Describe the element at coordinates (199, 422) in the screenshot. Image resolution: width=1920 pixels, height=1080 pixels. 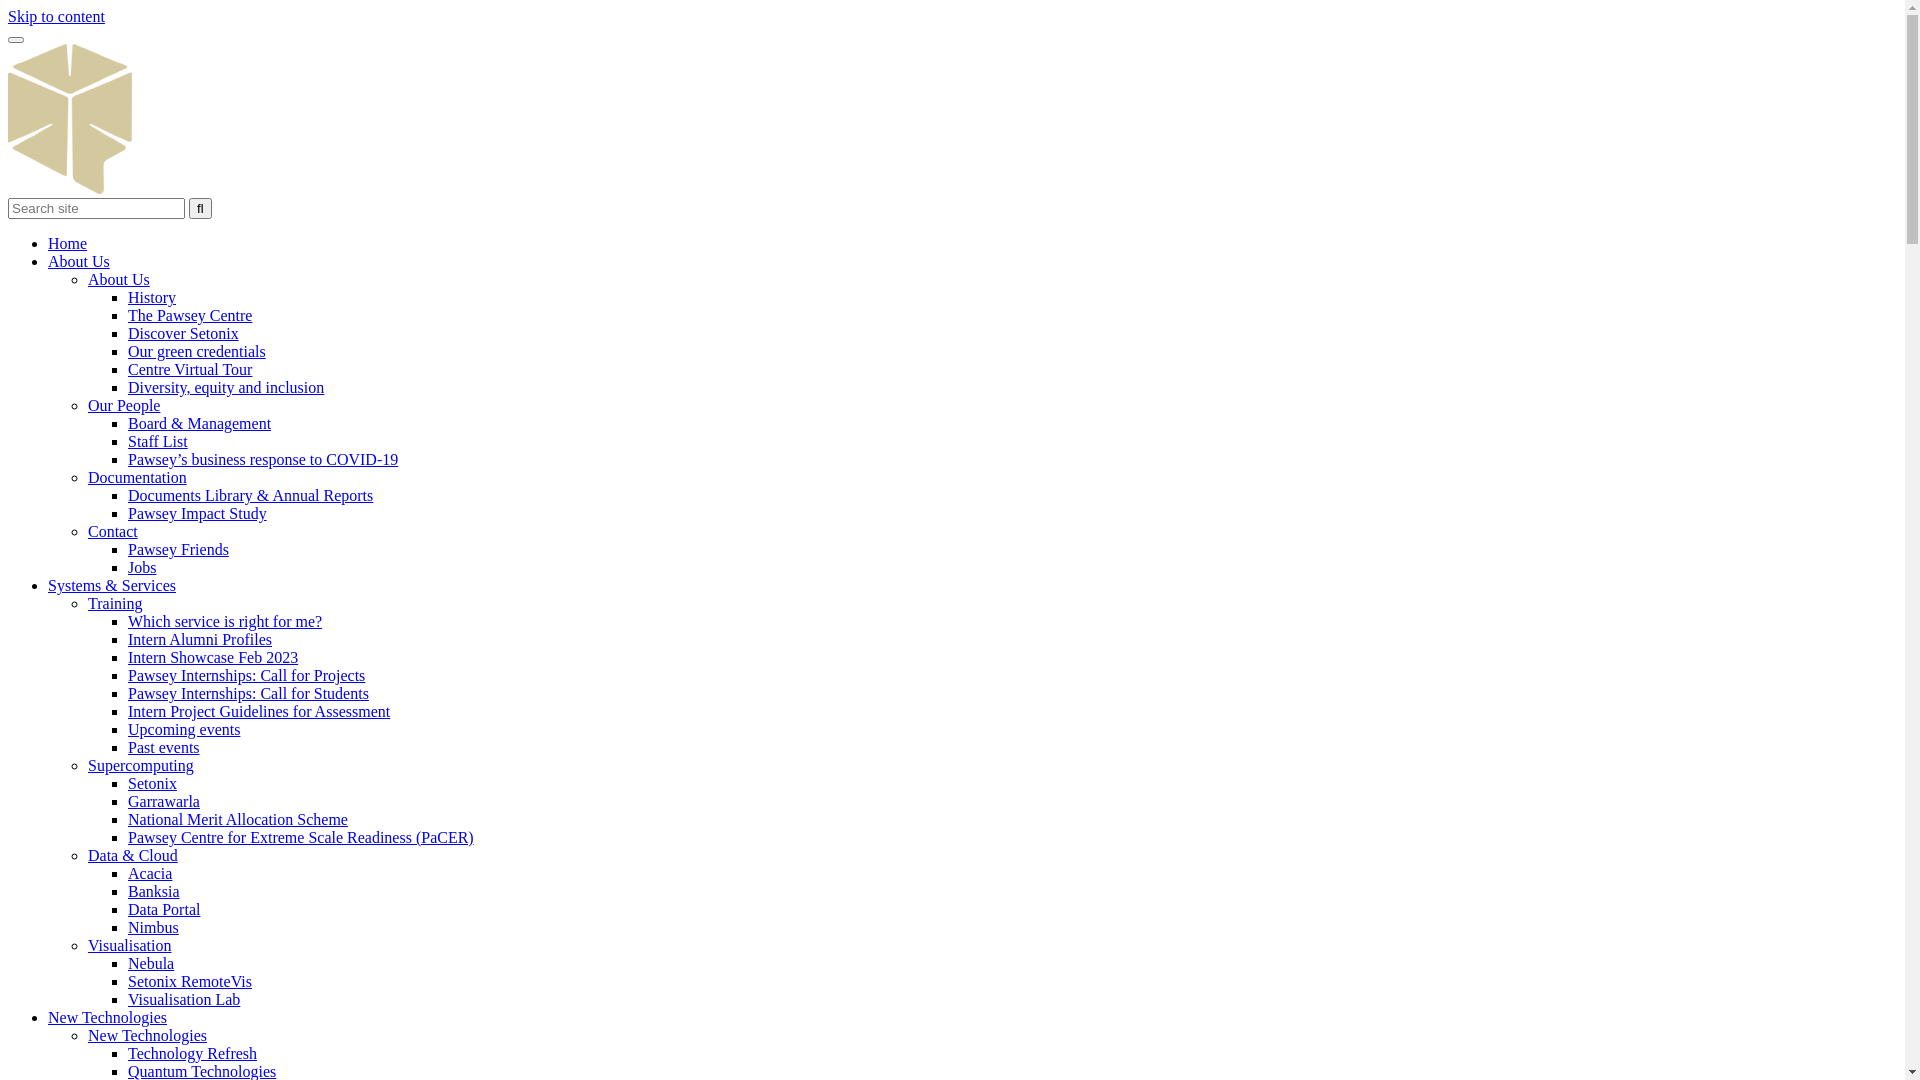
I see `'Board & Management'` at that location.